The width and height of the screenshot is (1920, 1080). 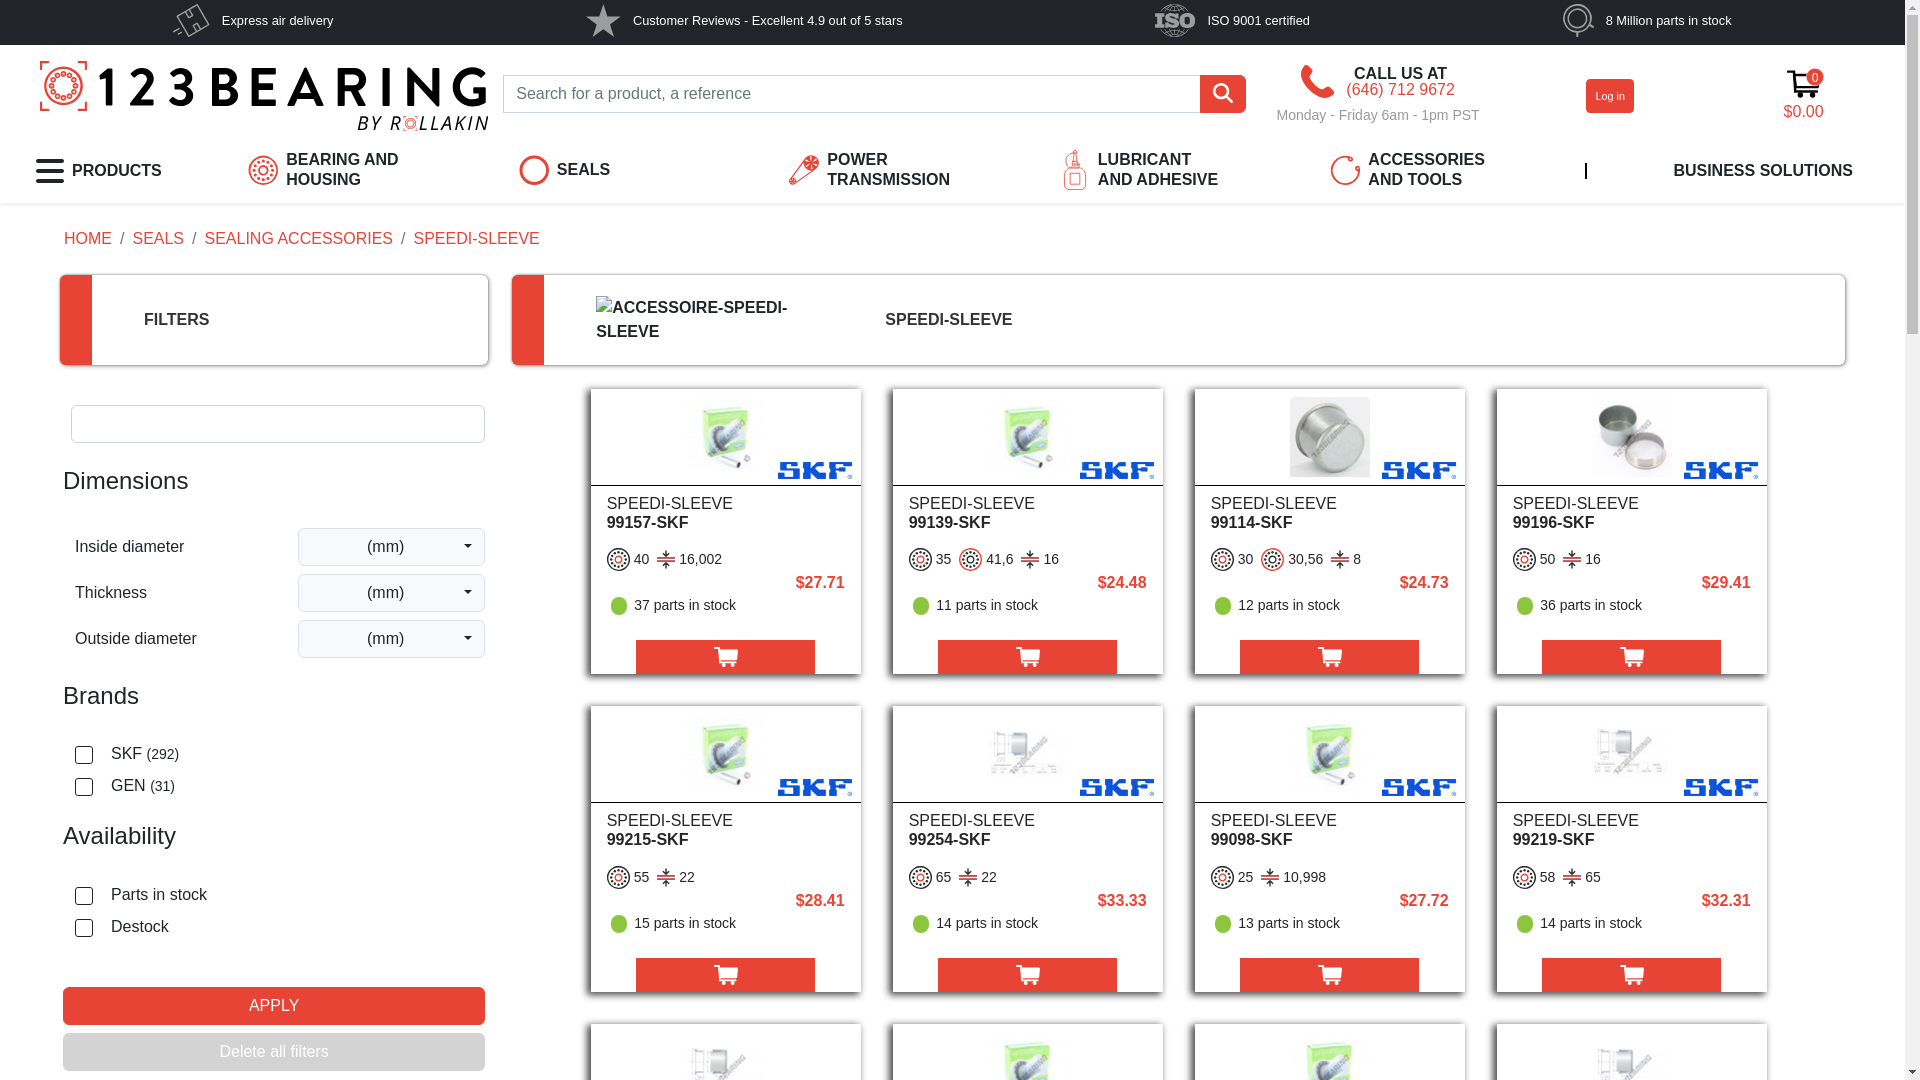 What do you see at coordinates (98, 171) in the screenshot?
I see `'PRODUCTS'` at bounding box center [98, 171].